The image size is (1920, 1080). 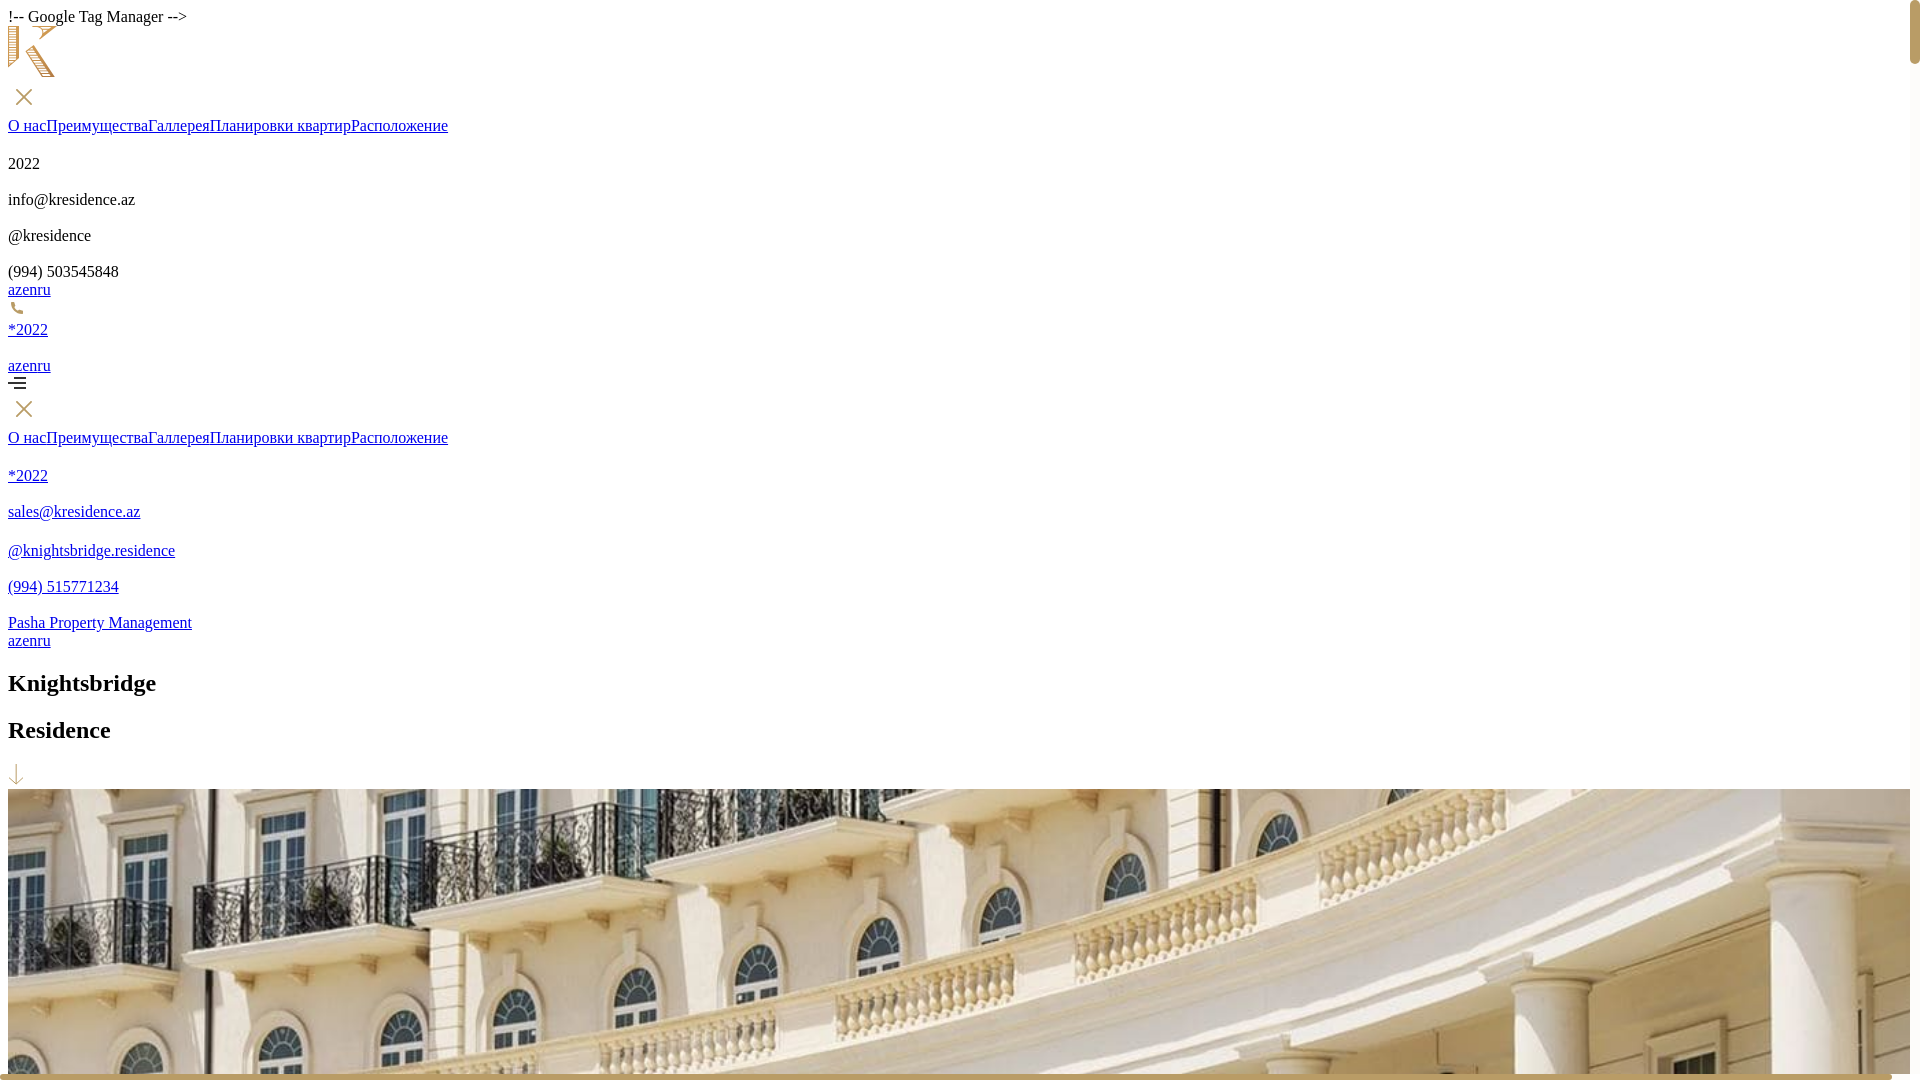 I want to click on 'az', so click(x=14, y=289).